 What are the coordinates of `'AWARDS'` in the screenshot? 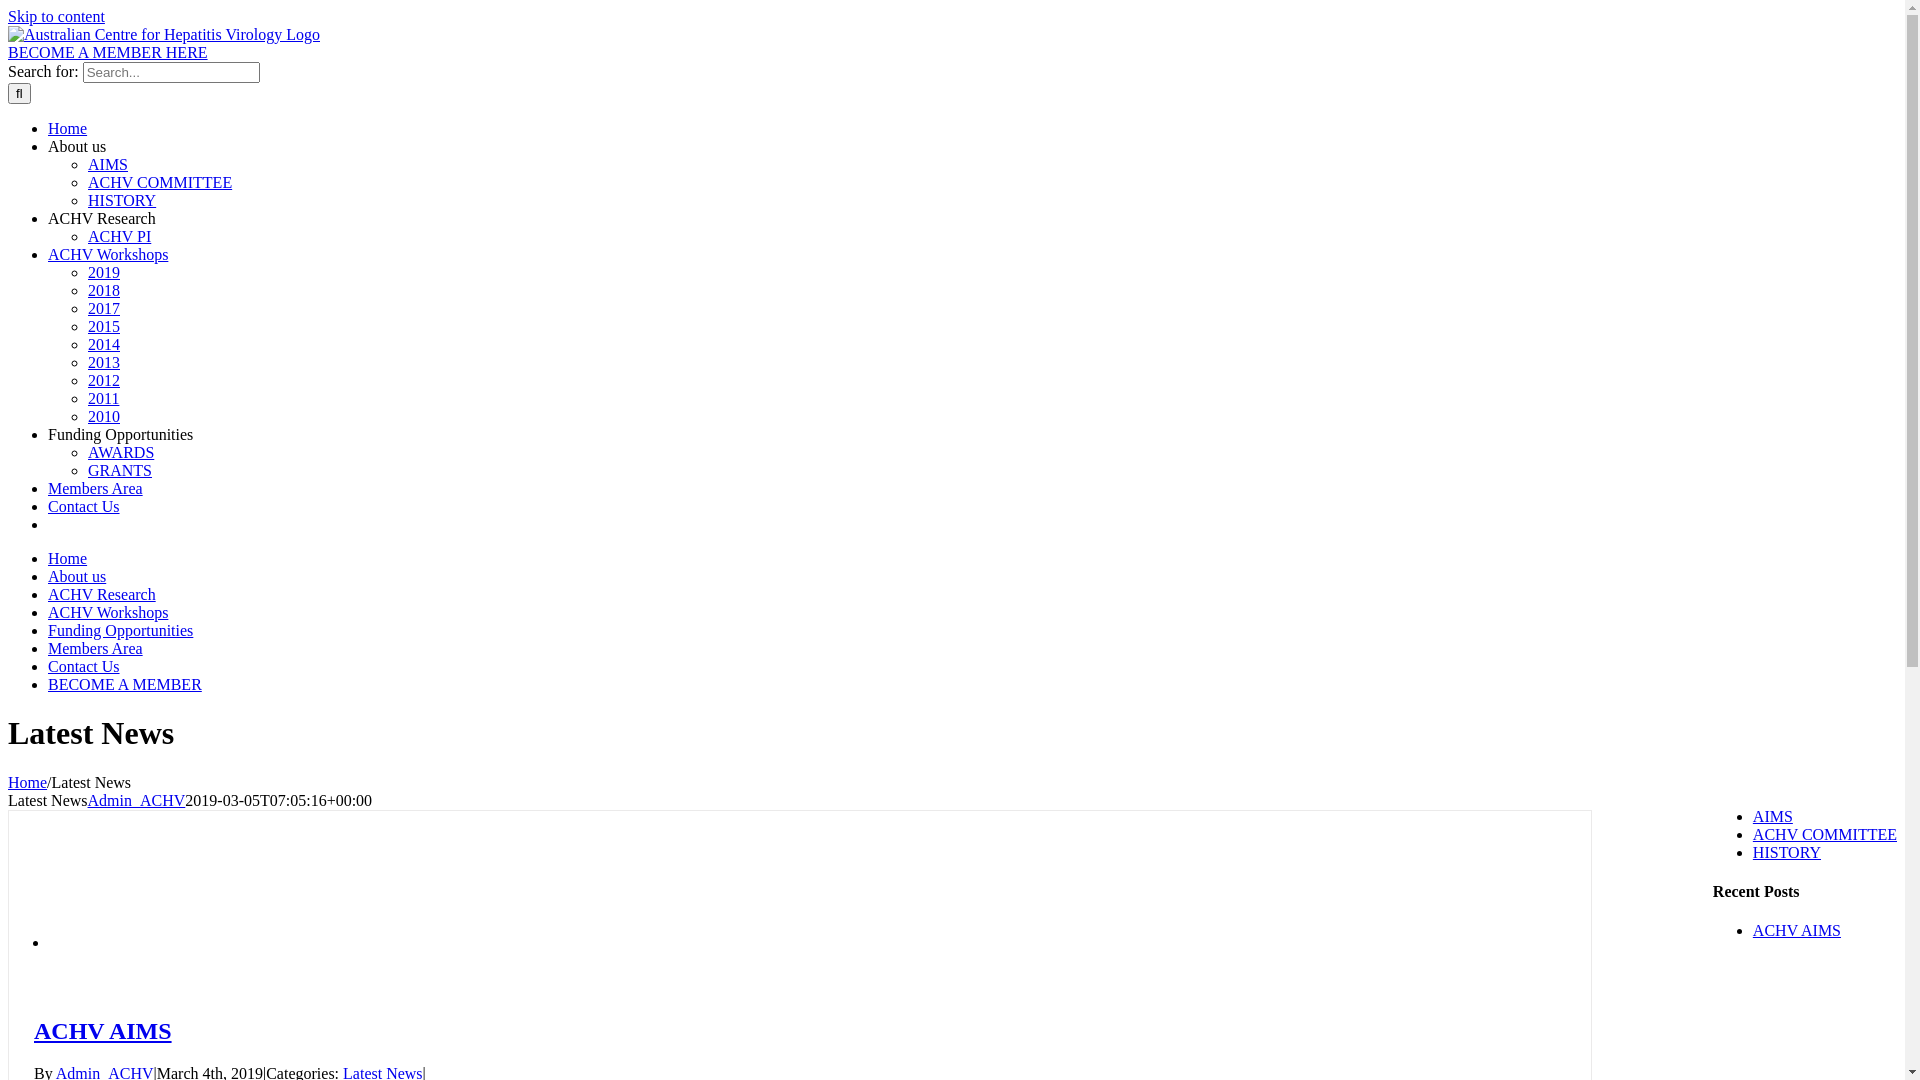 It's located at (119, 452).